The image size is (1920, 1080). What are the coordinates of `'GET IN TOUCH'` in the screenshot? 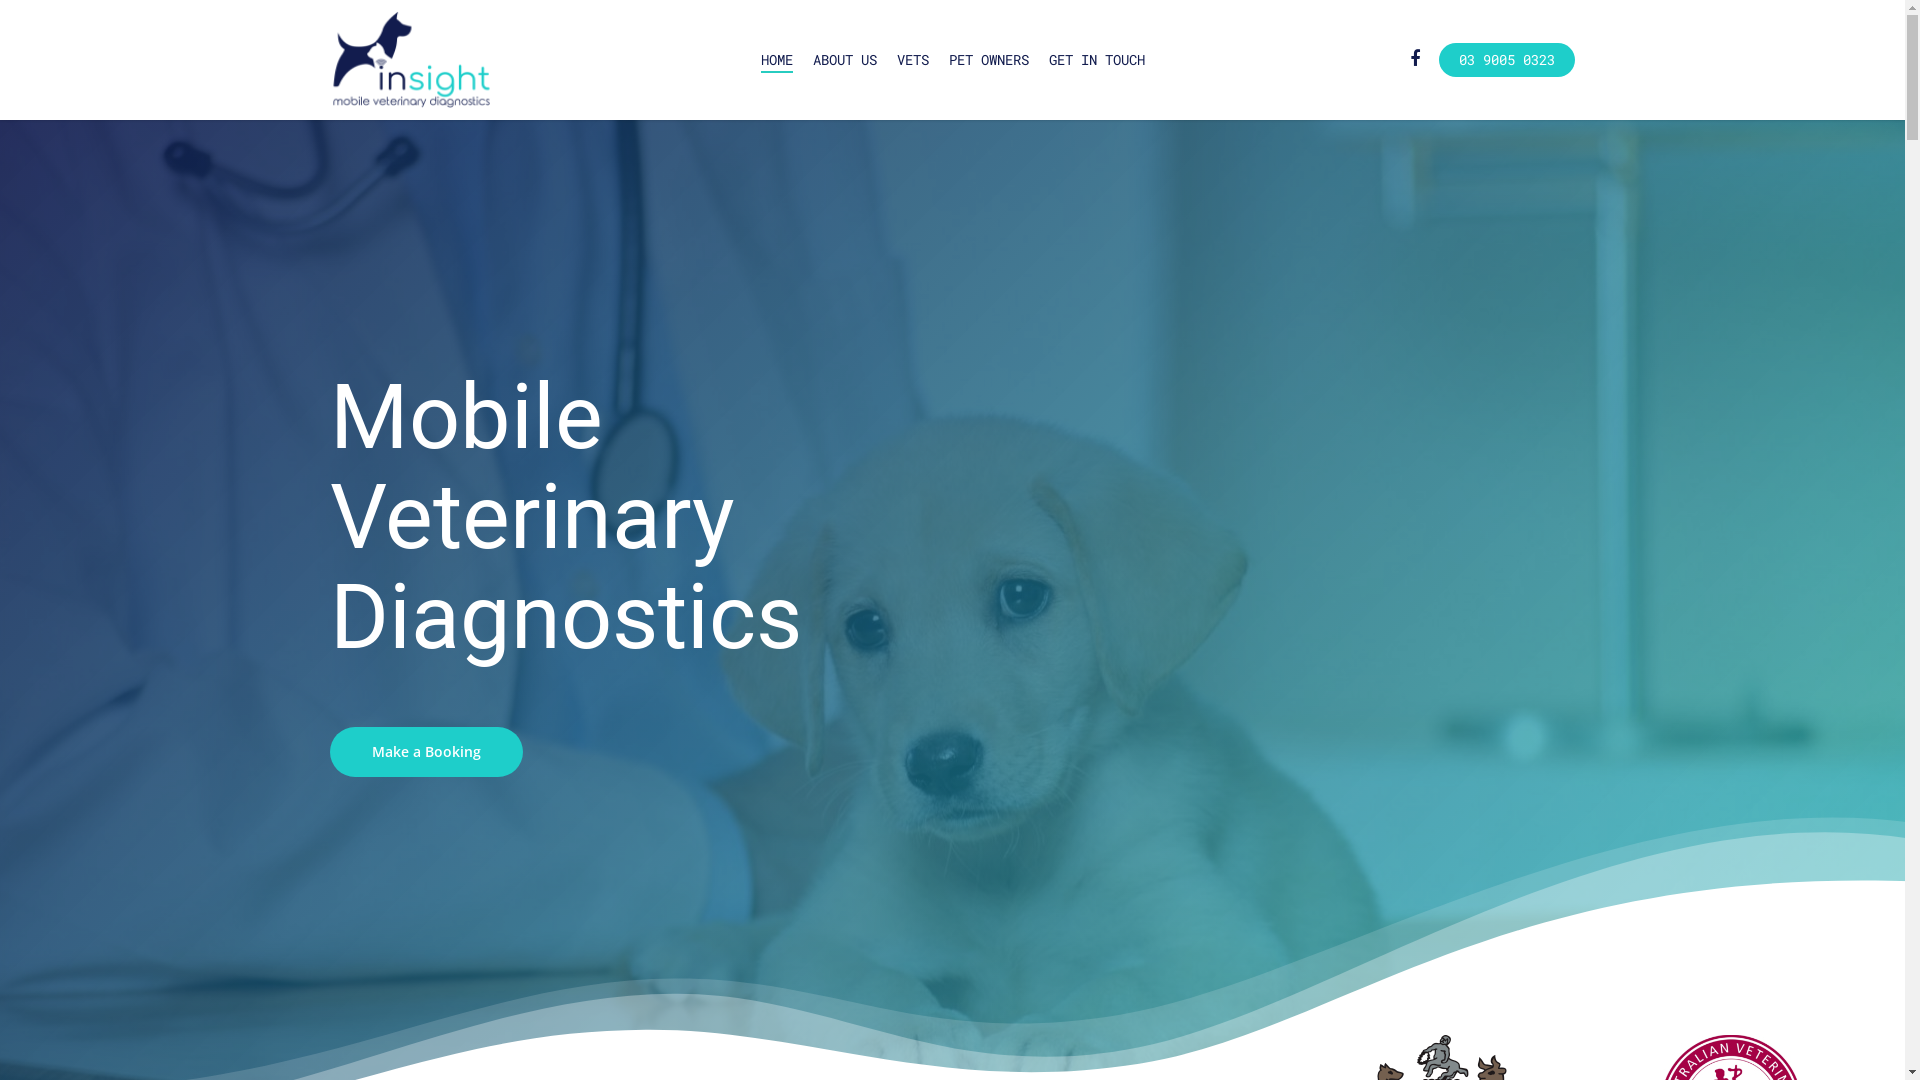 It's located at (1094, 59).